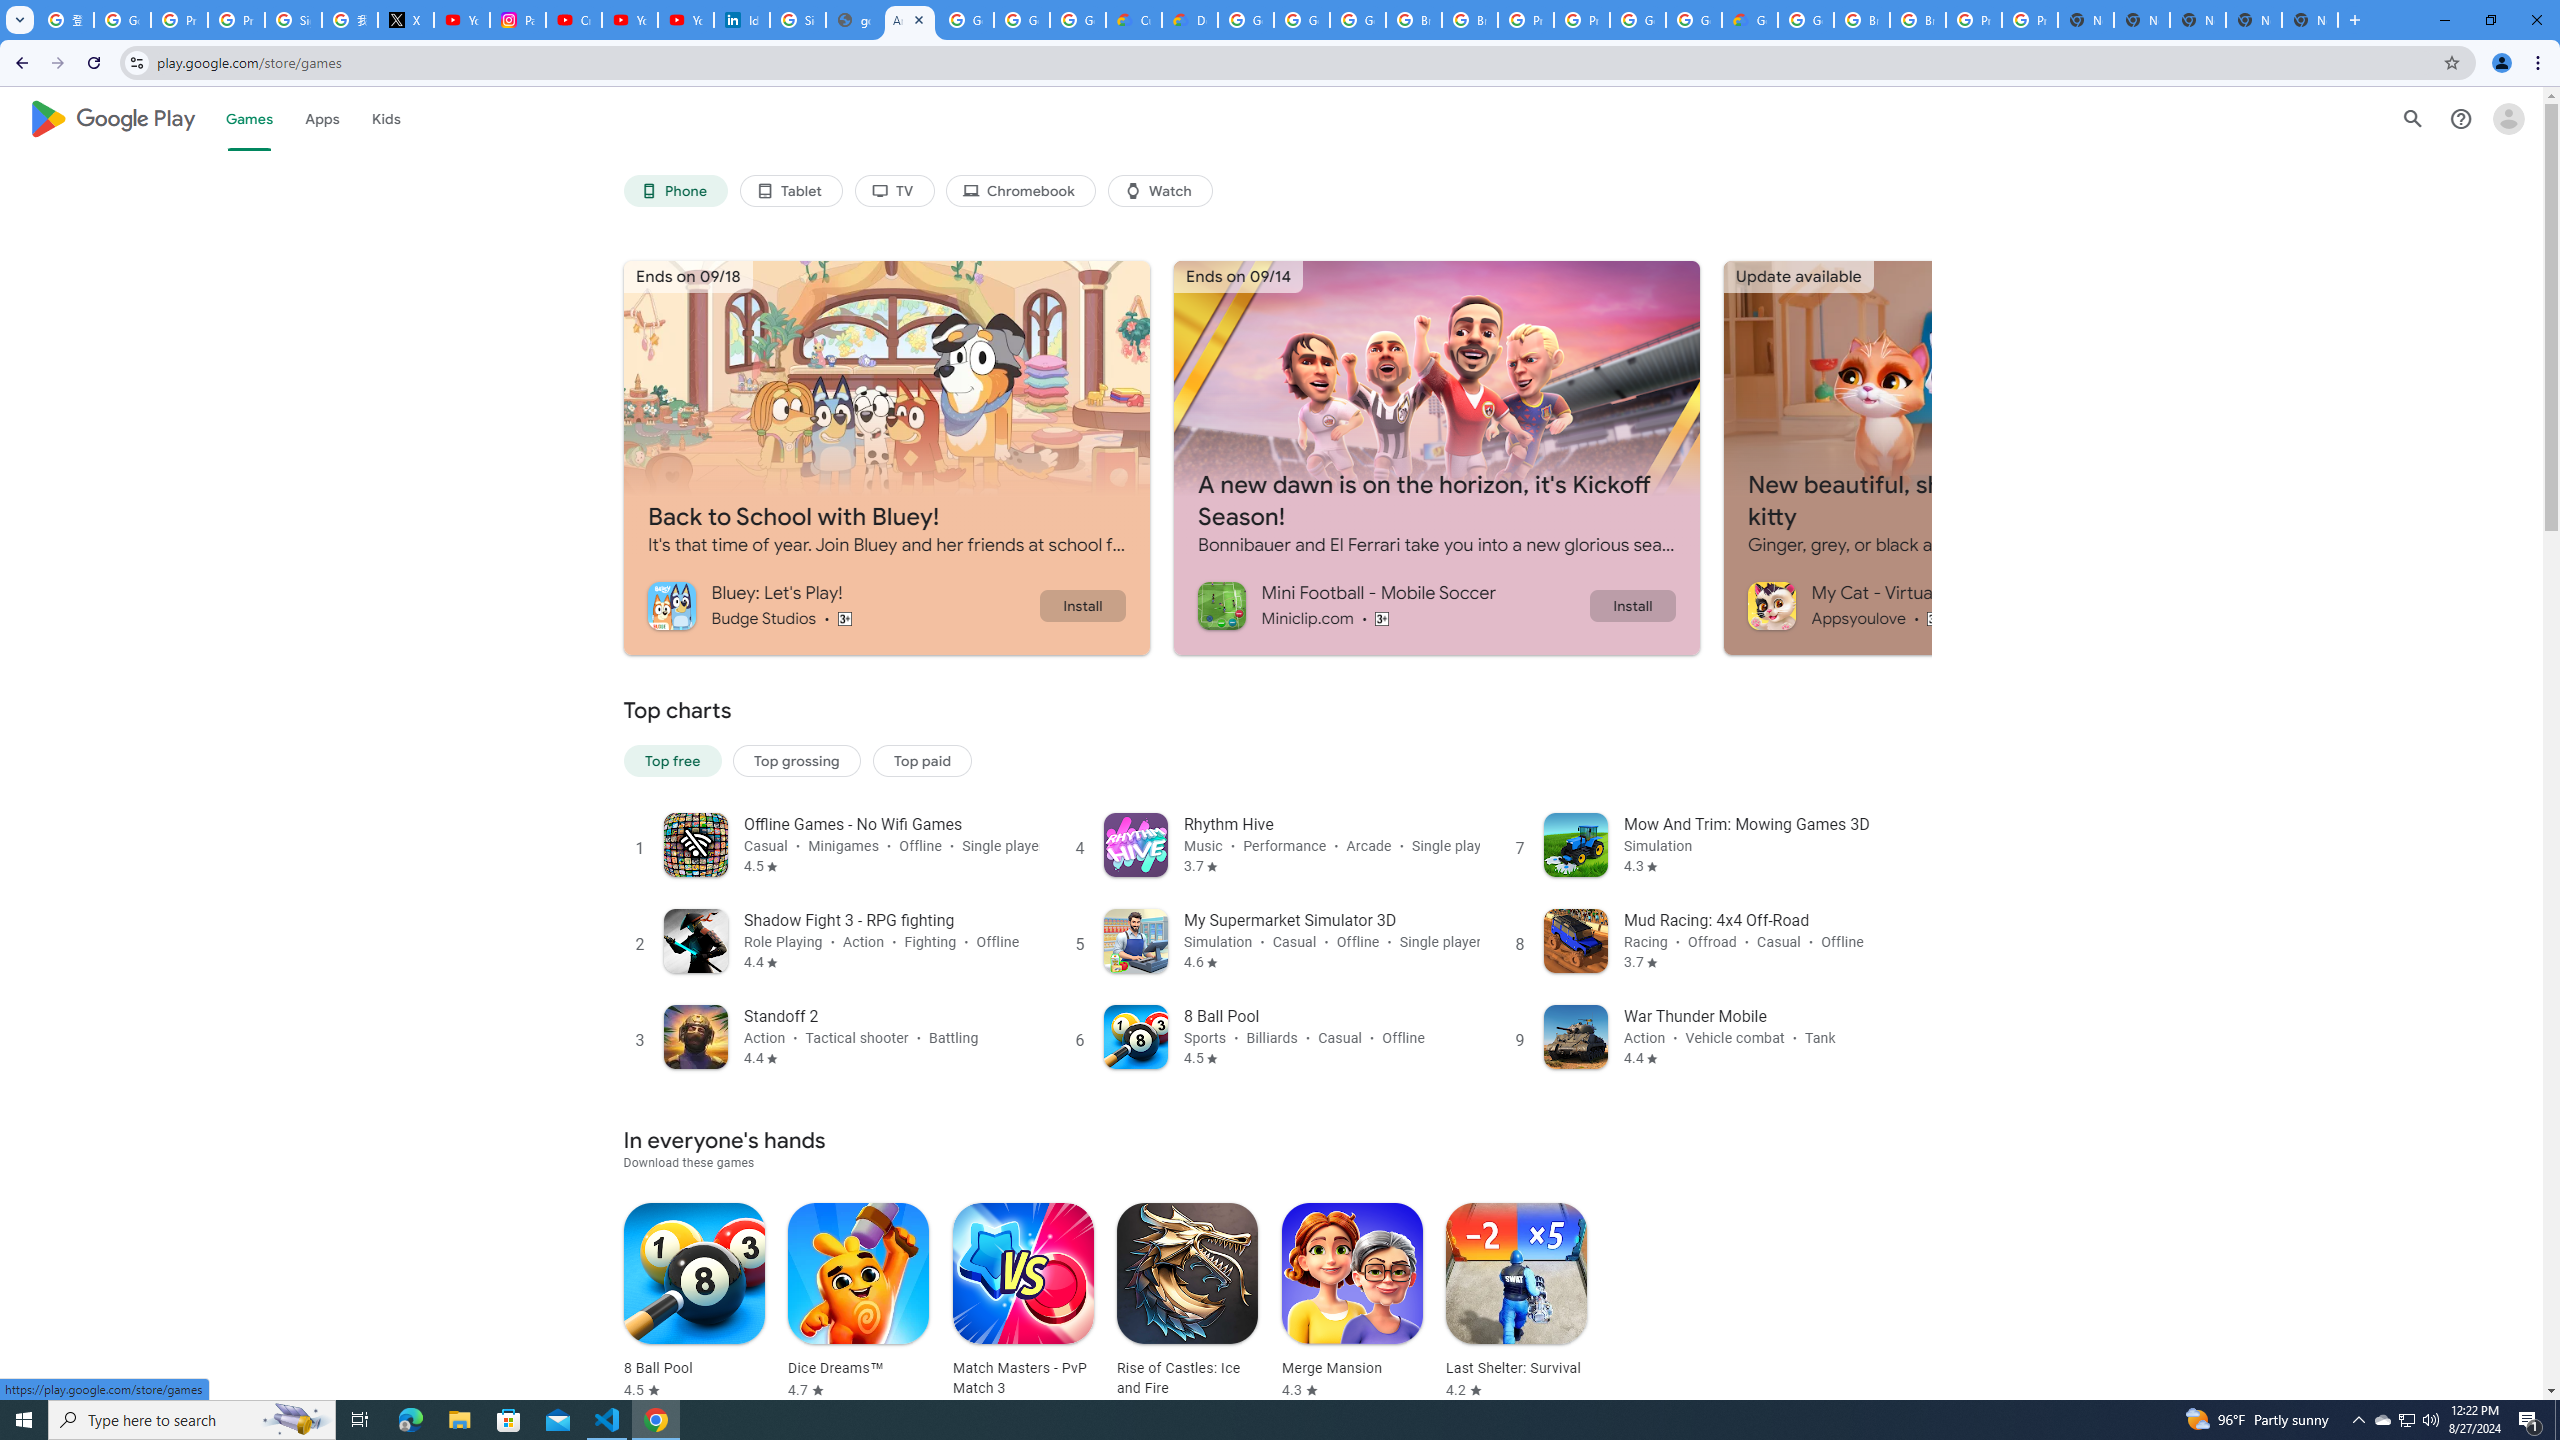 The width and height of the screenshot is (2560, 1440). Describe the element at coordinates (1022, 19) in the screenshot. I see `'Google Workspace - Specific Terms'` at that location.